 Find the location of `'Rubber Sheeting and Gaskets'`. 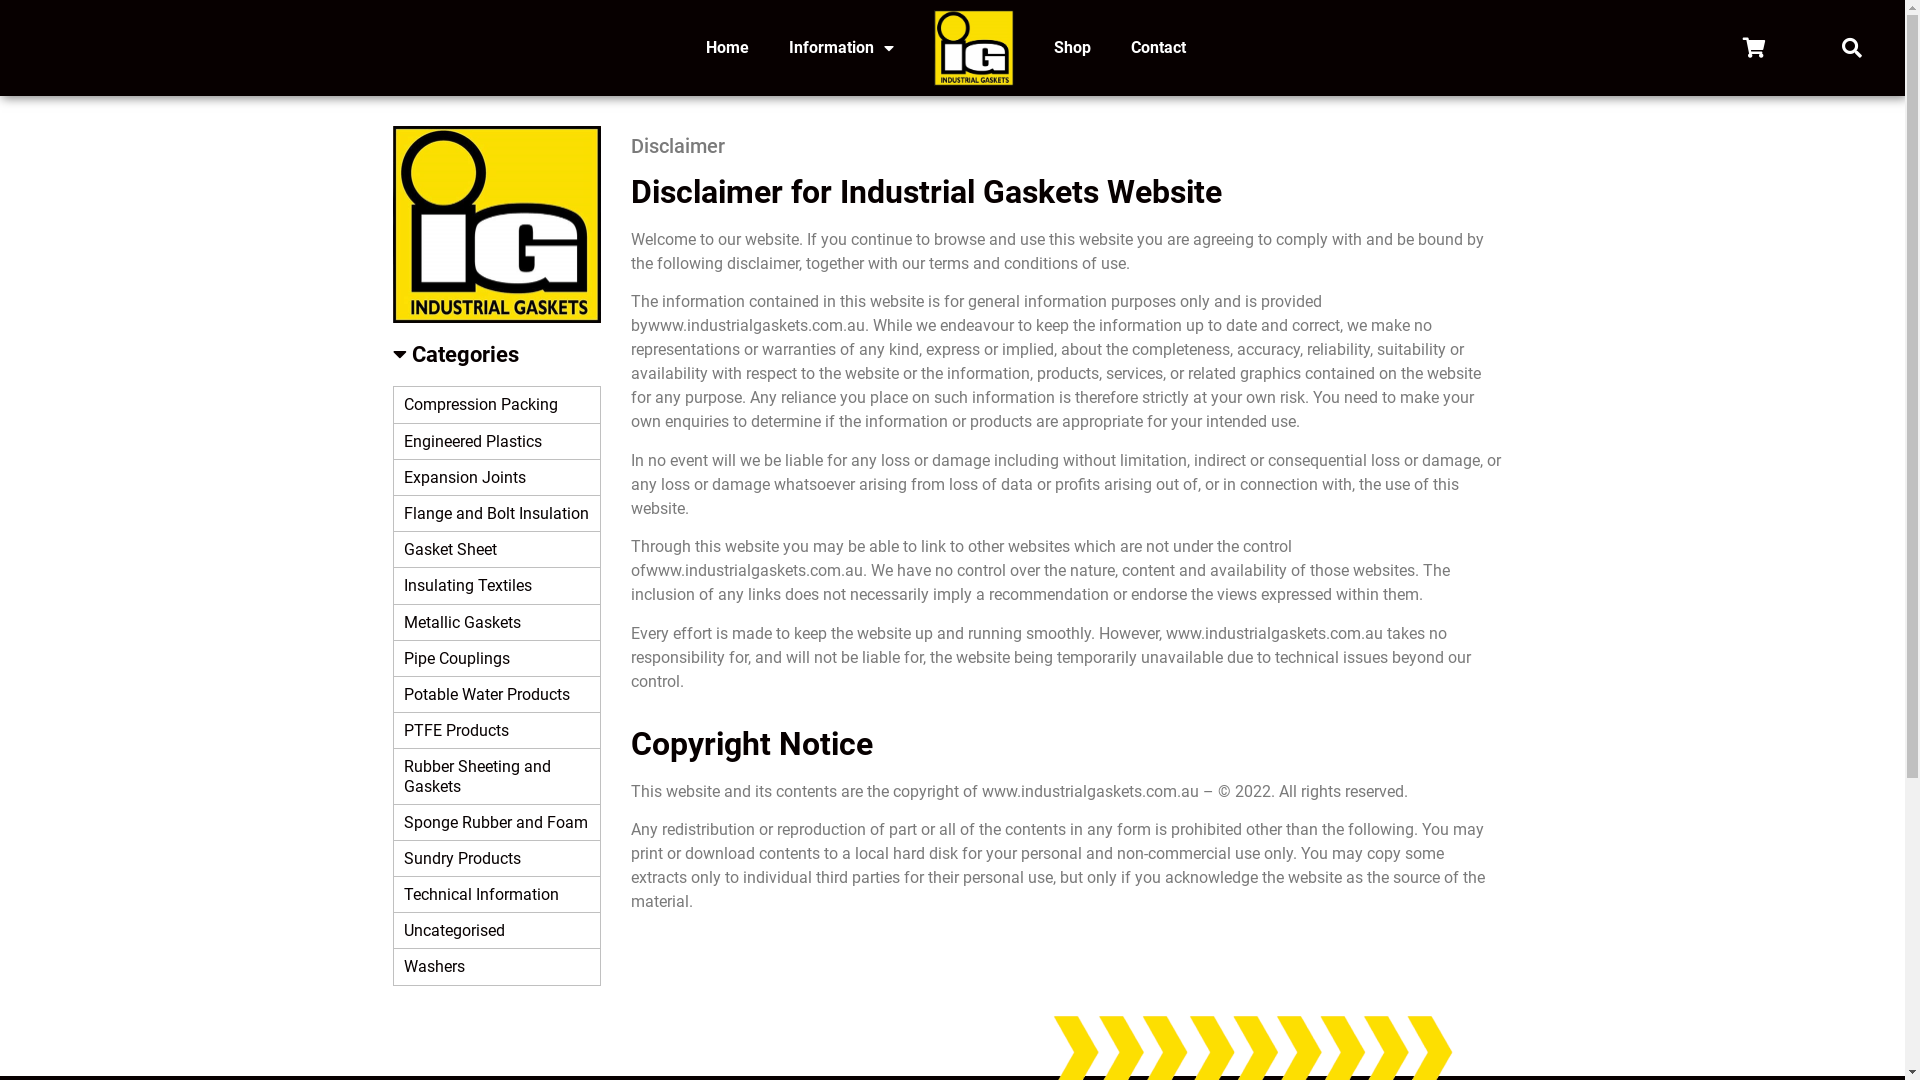

'Rubber Sheeting and Gaskets' is located at coordinates (497, 775).